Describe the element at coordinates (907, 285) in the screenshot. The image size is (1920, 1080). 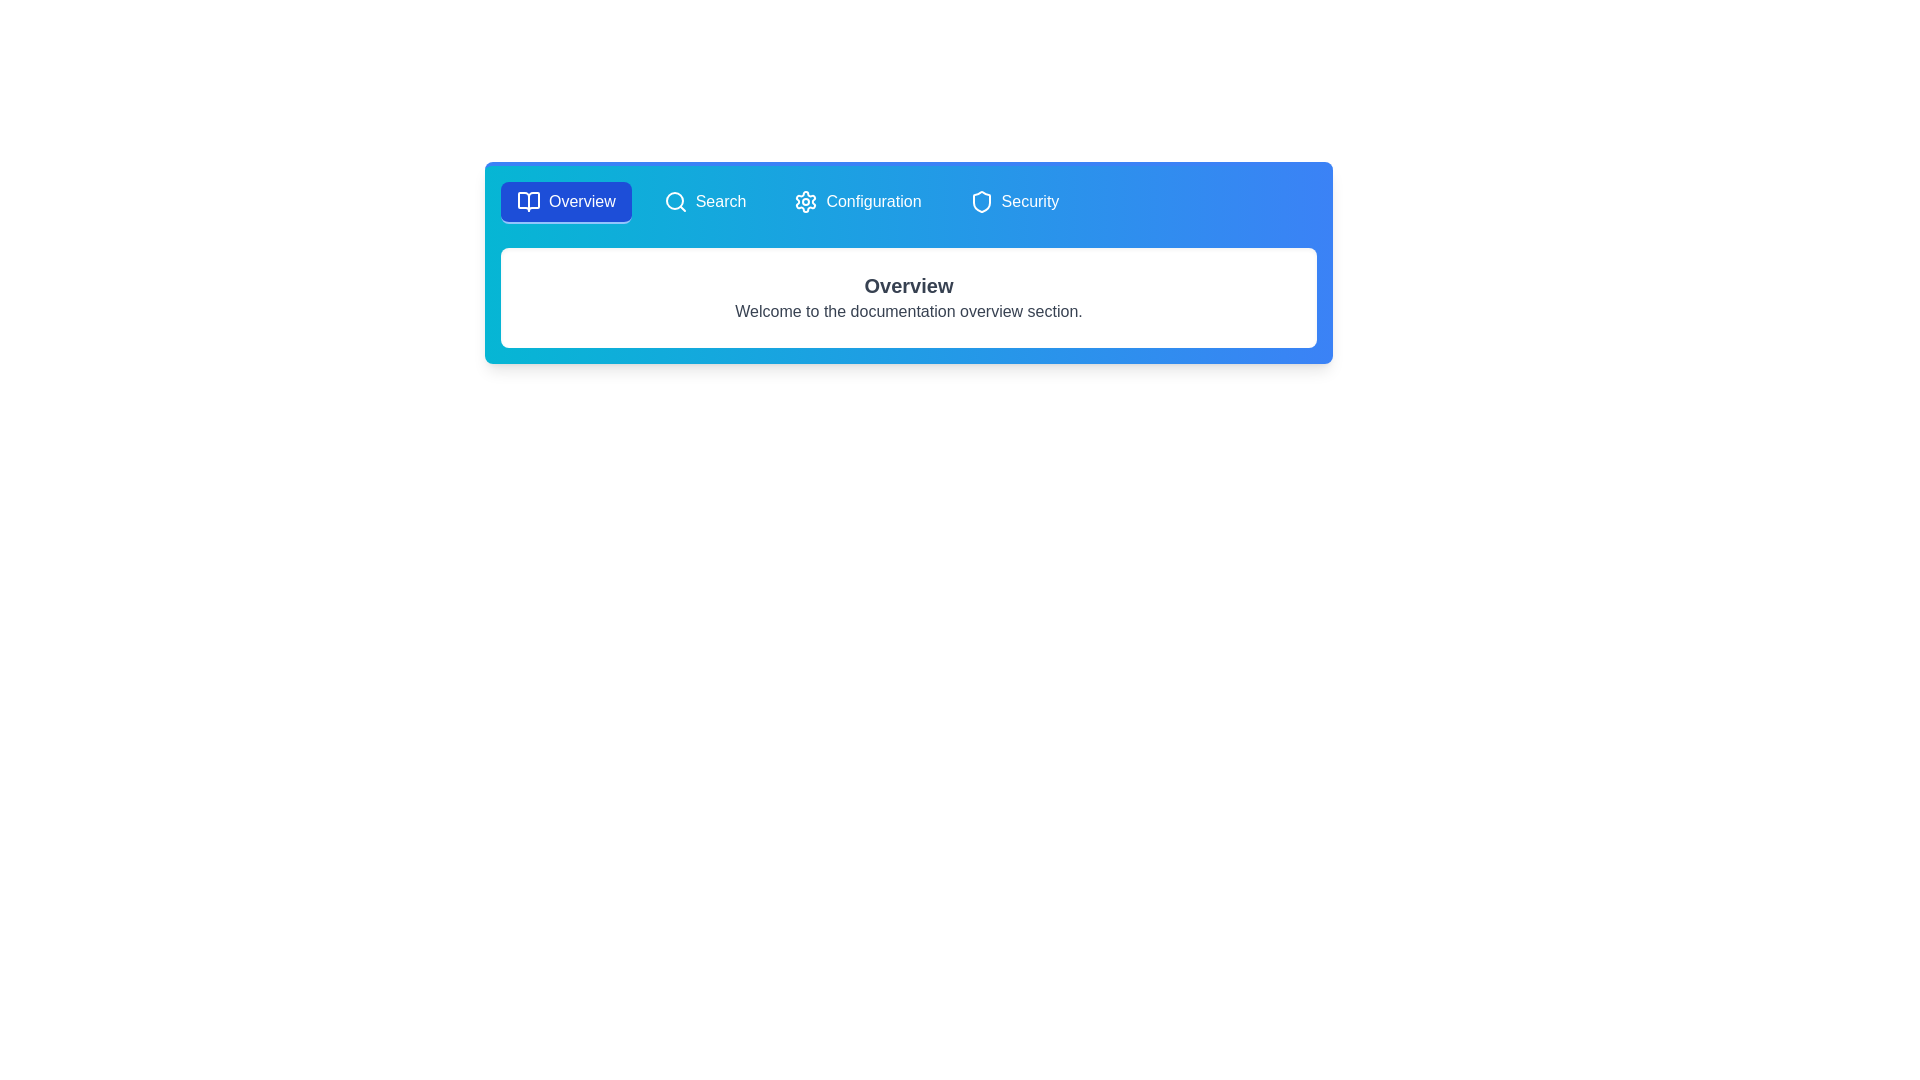
I see `the heading text element that serves as the title for the page, which is located above the descriptive text 'Welcome to the documentation overview section.'` at that location.